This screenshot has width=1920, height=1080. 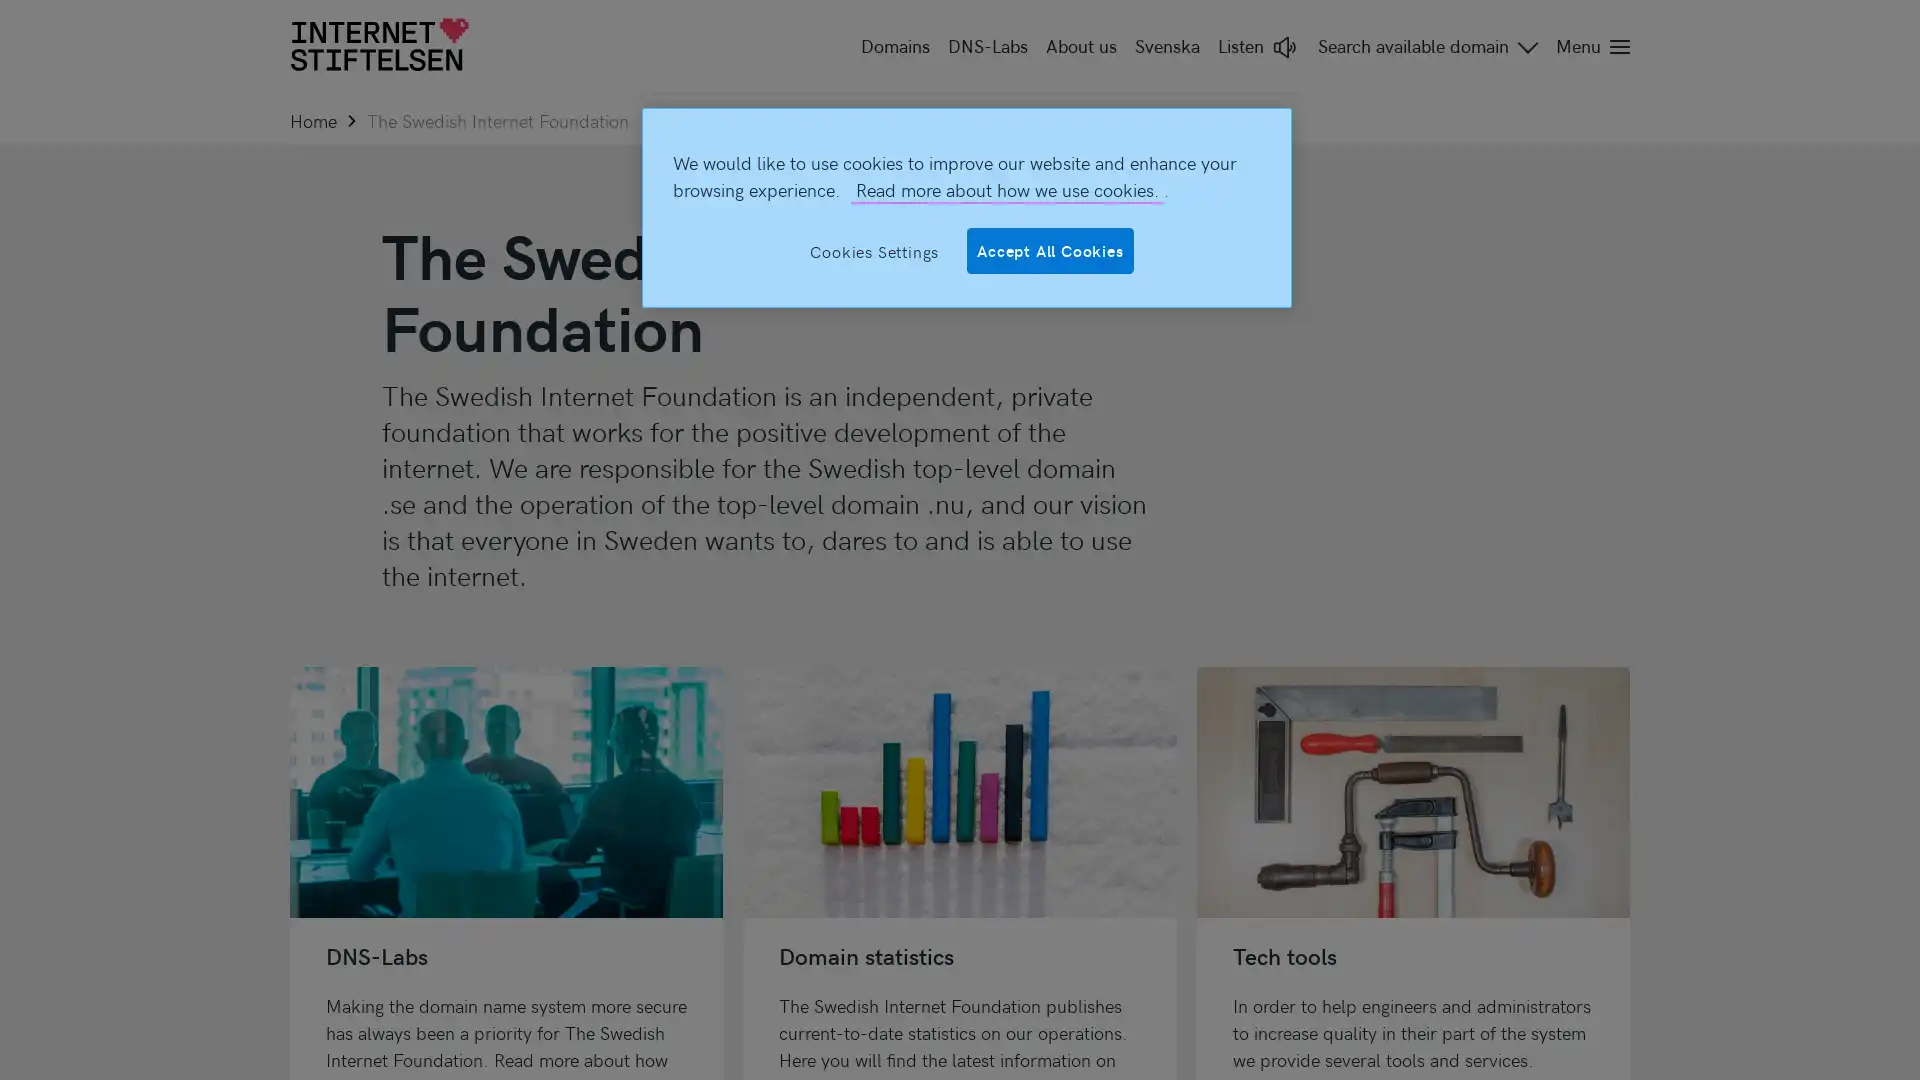 I want to click on Search available domain, so click(x=1427, y=45).